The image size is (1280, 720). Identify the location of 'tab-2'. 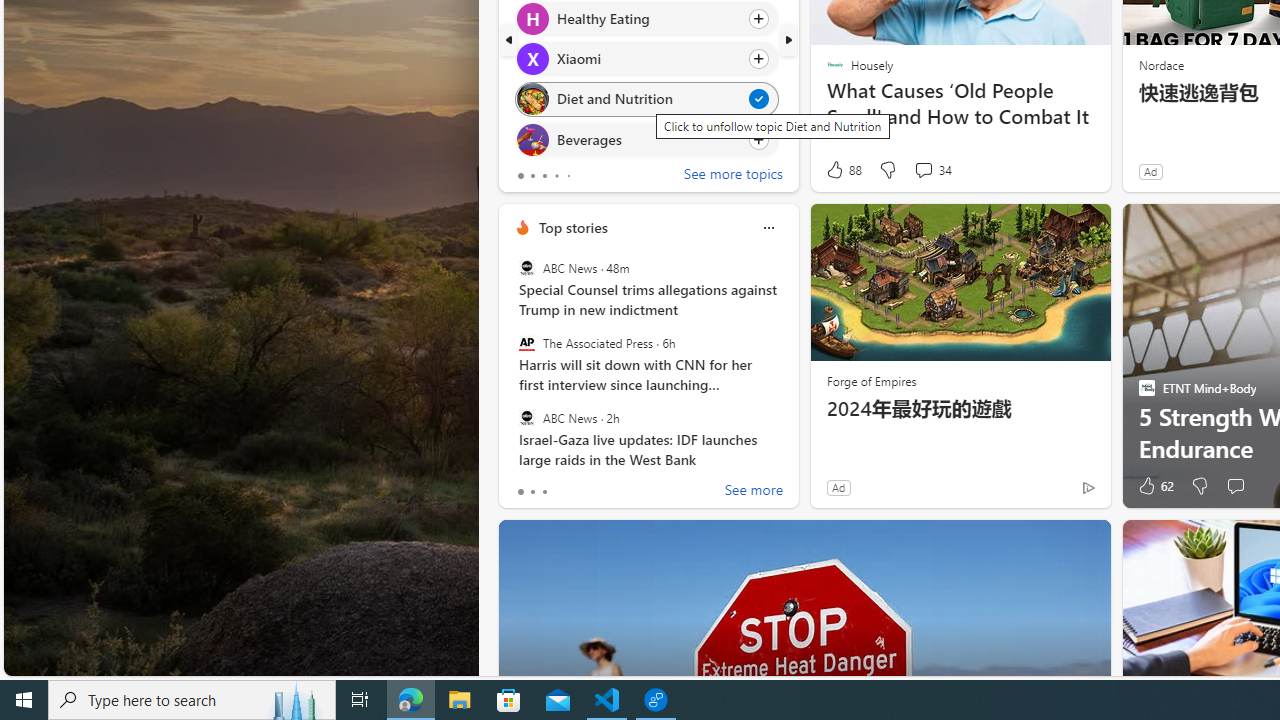
(544, 492).